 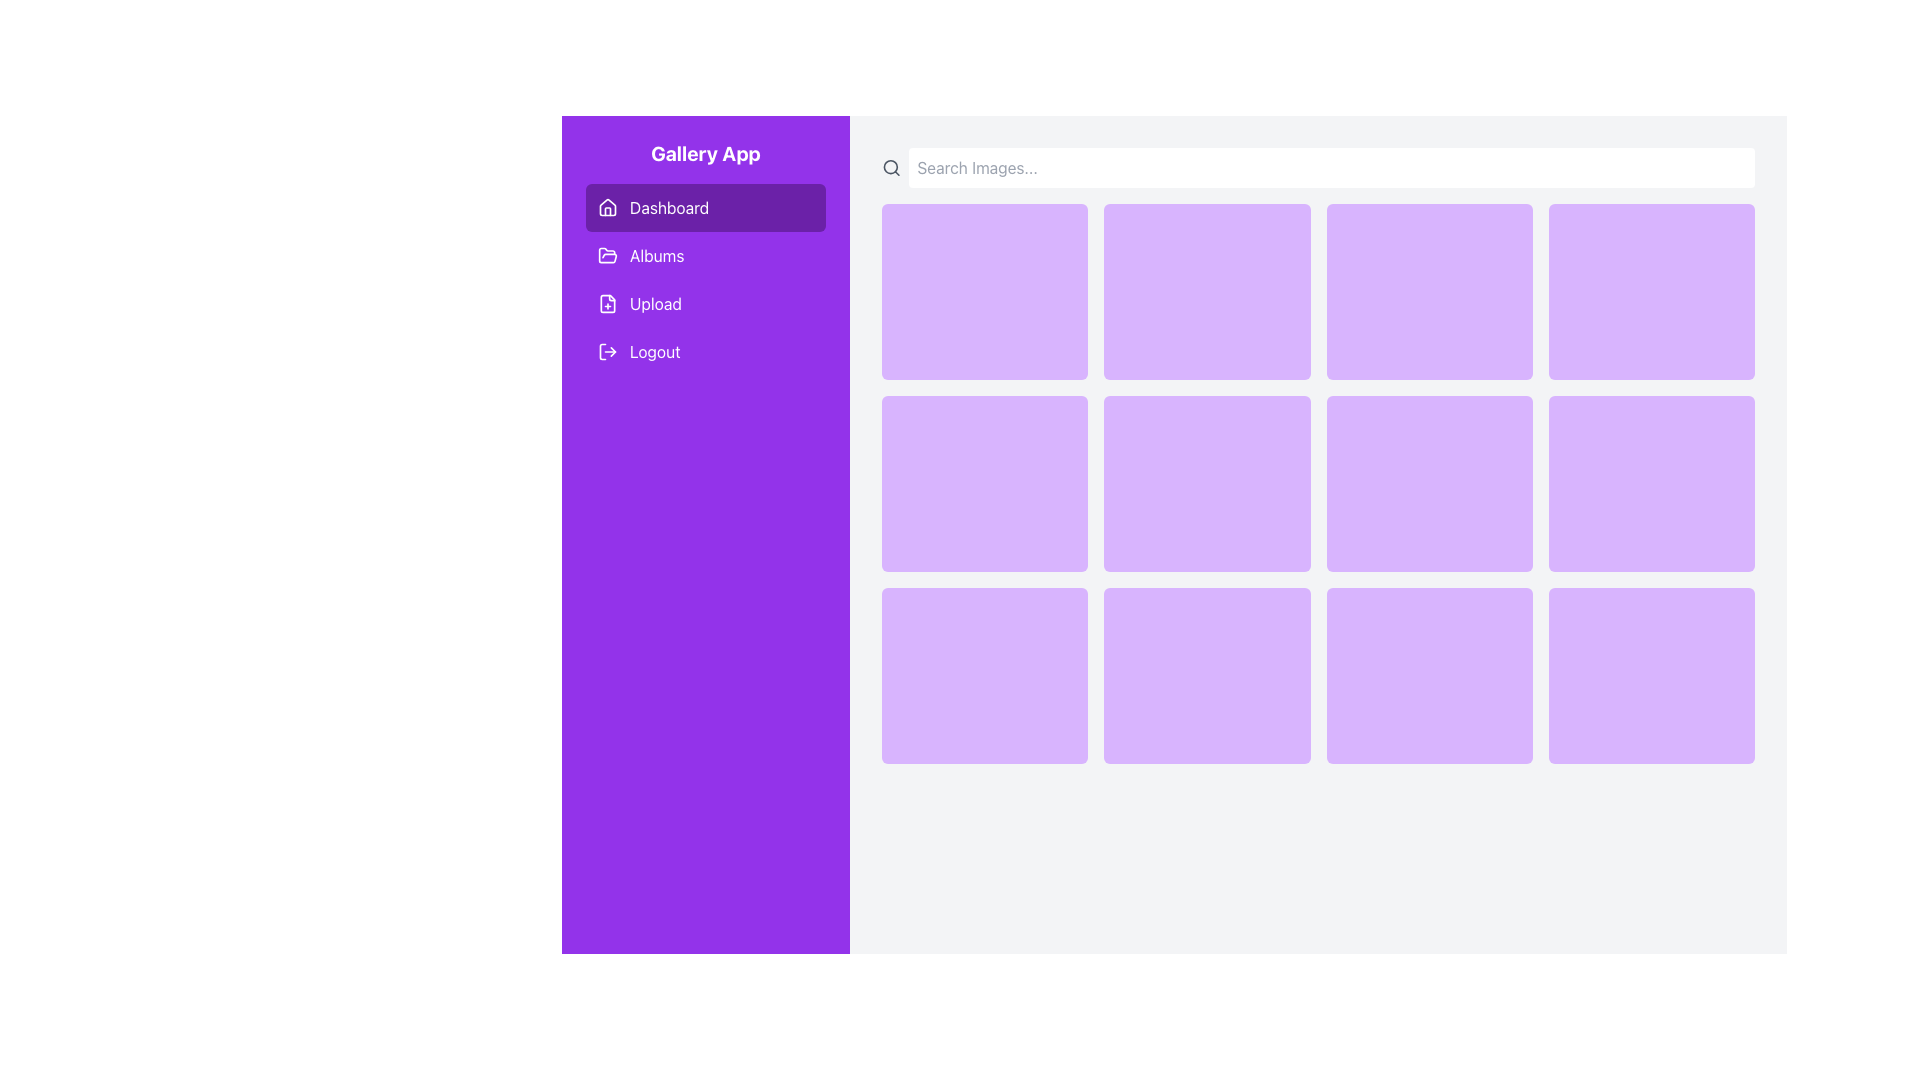 I want to click on the 'Logout' button located in the left-side purple navigation panel to logout from the current session, so click(x=607, y=350).